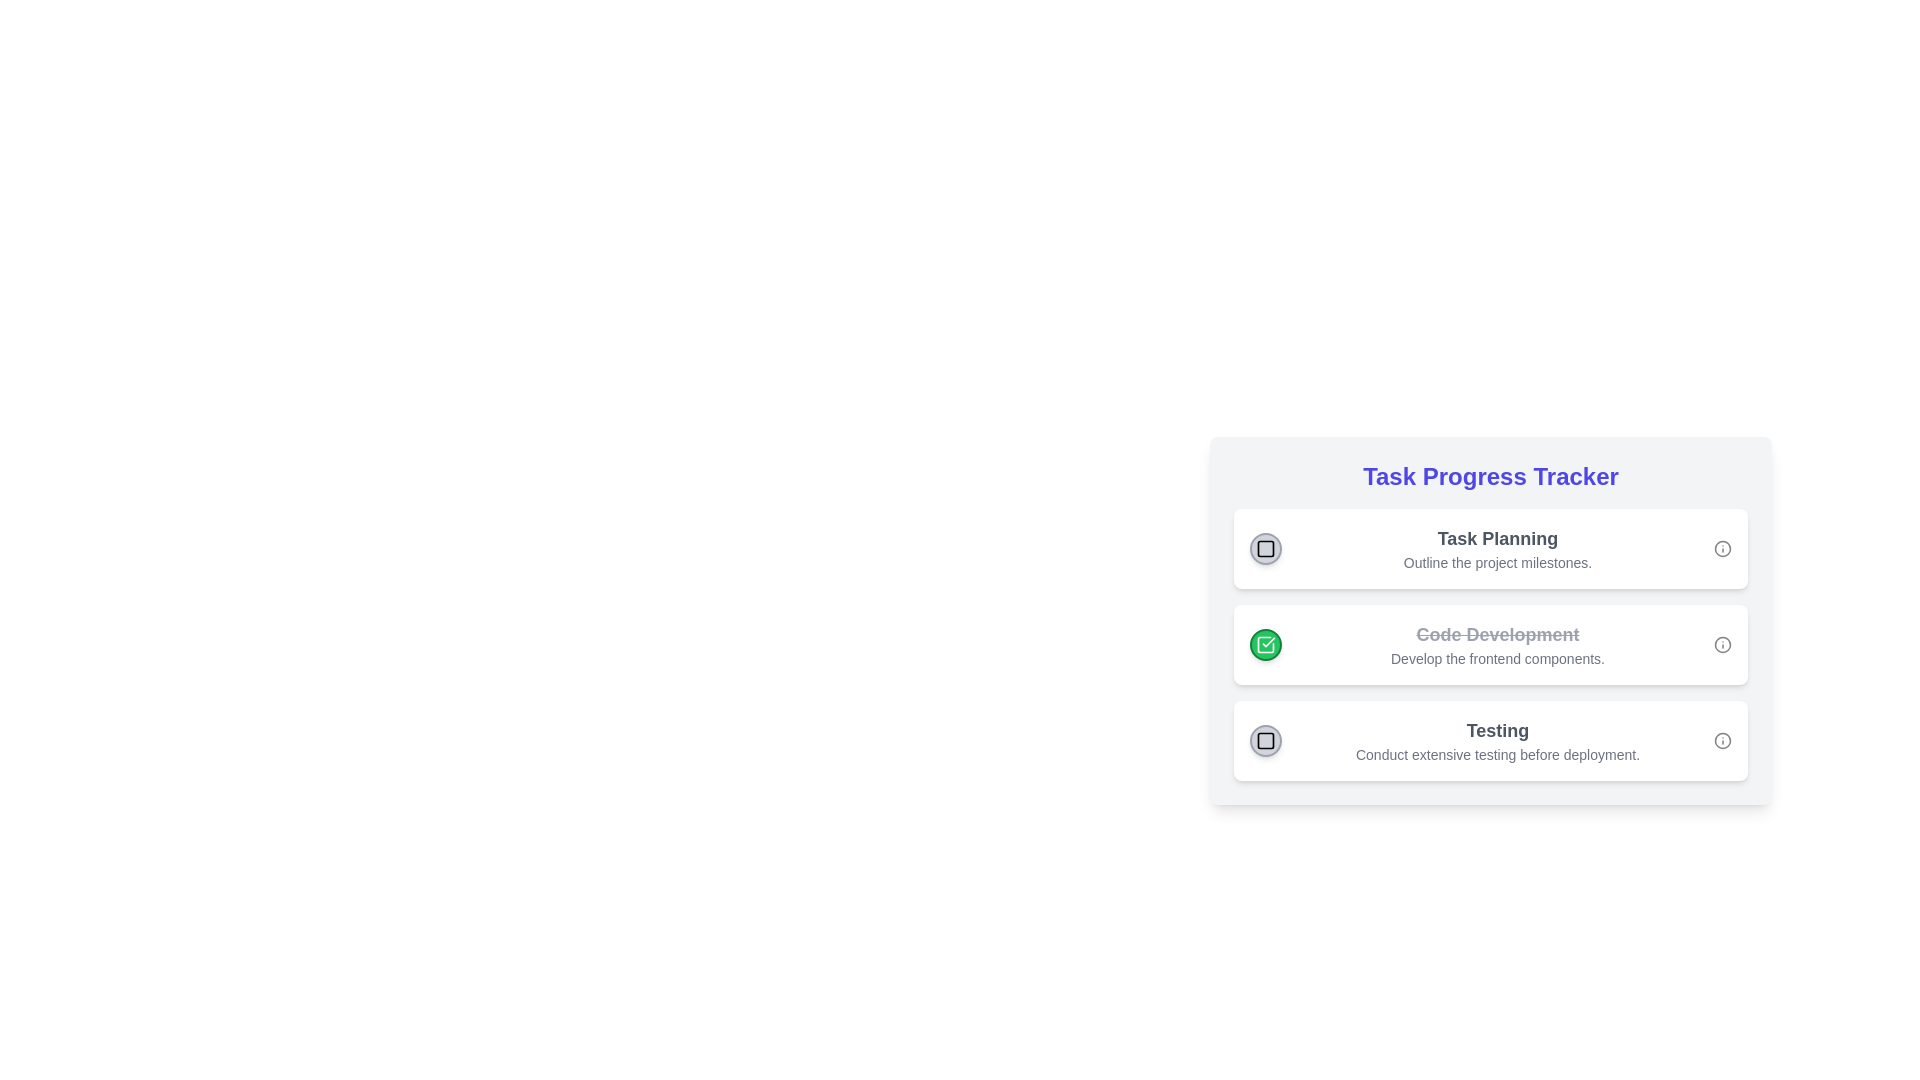  What do you see at coordinates (1265, 548) in the screenshot?
I see `the non-interactive SVG square element that serves as a visual indicator under the 'Task Planning' title in the progress tracker card series` at bounding box center [1265, 548].